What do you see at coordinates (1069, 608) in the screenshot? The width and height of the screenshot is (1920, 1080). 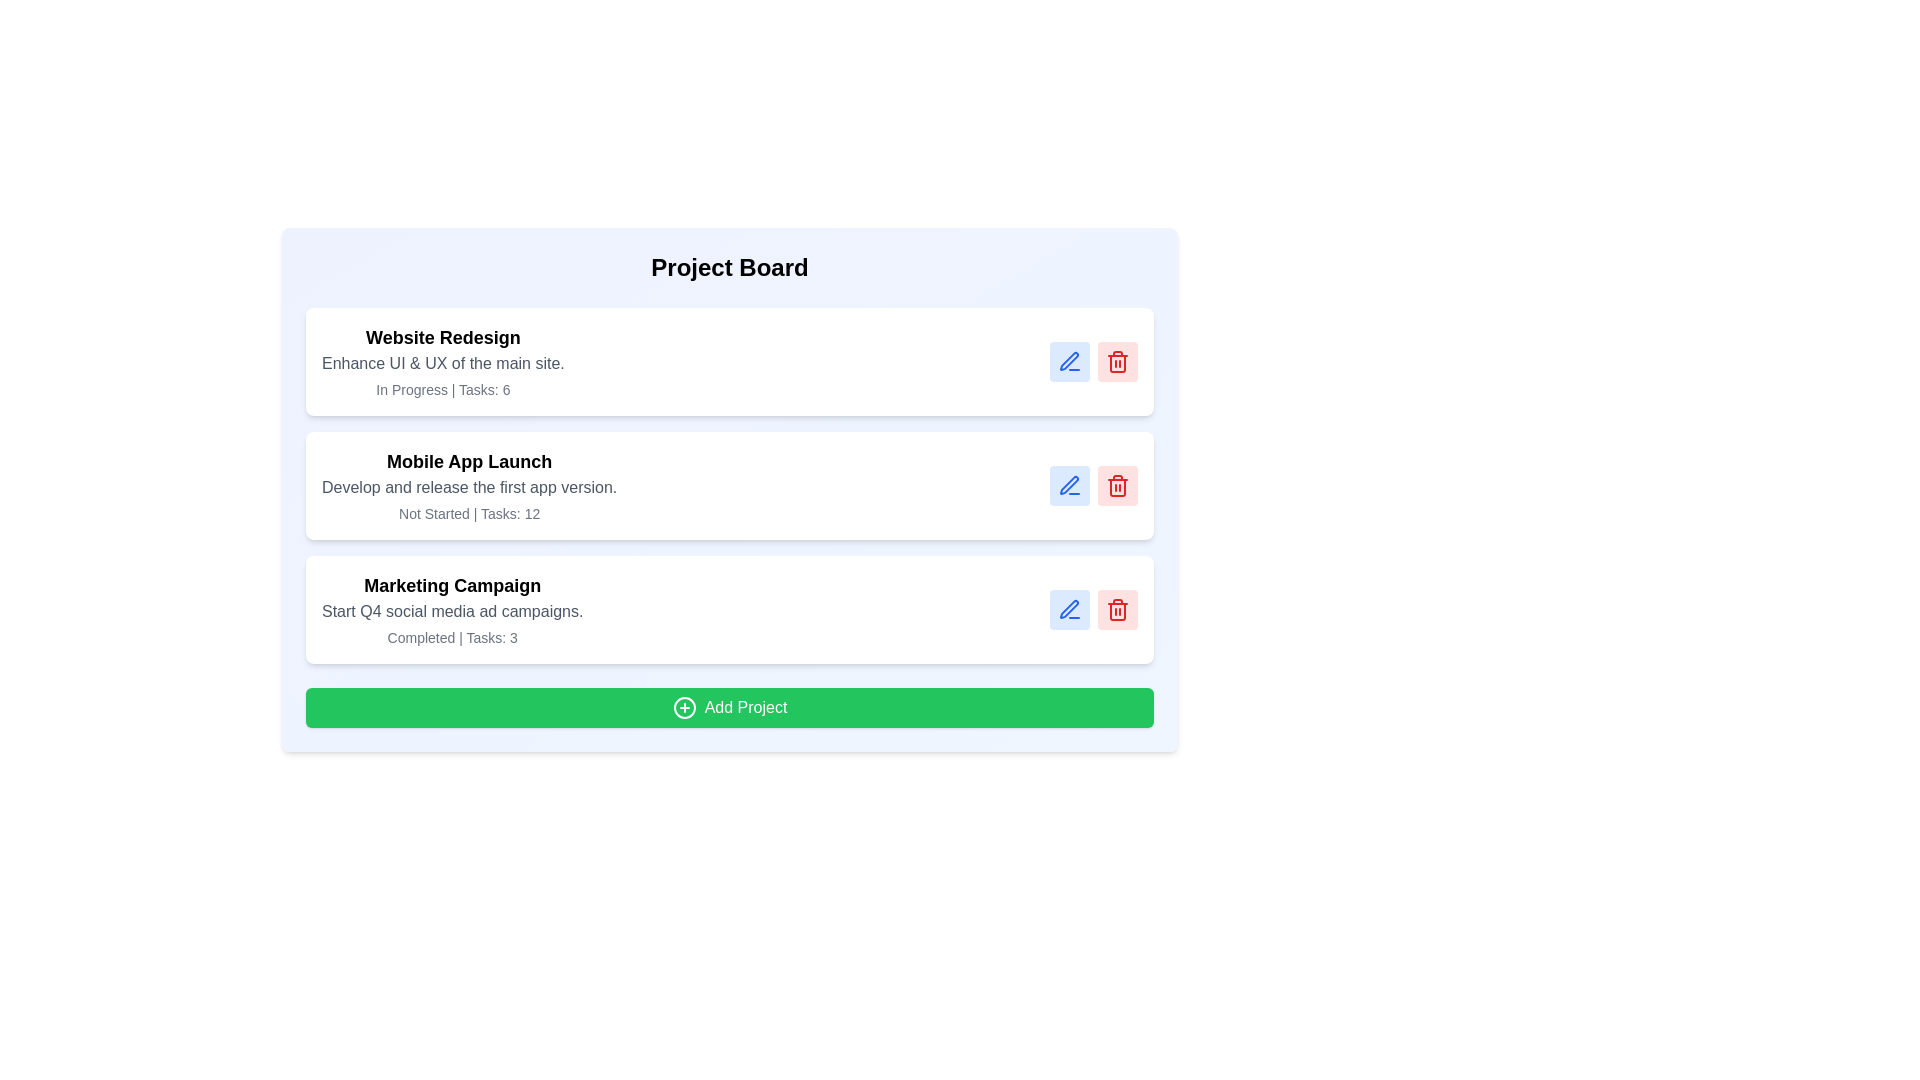 I see `the edit button for the Marketing Campaign project` at bounding box center [1069, 608].